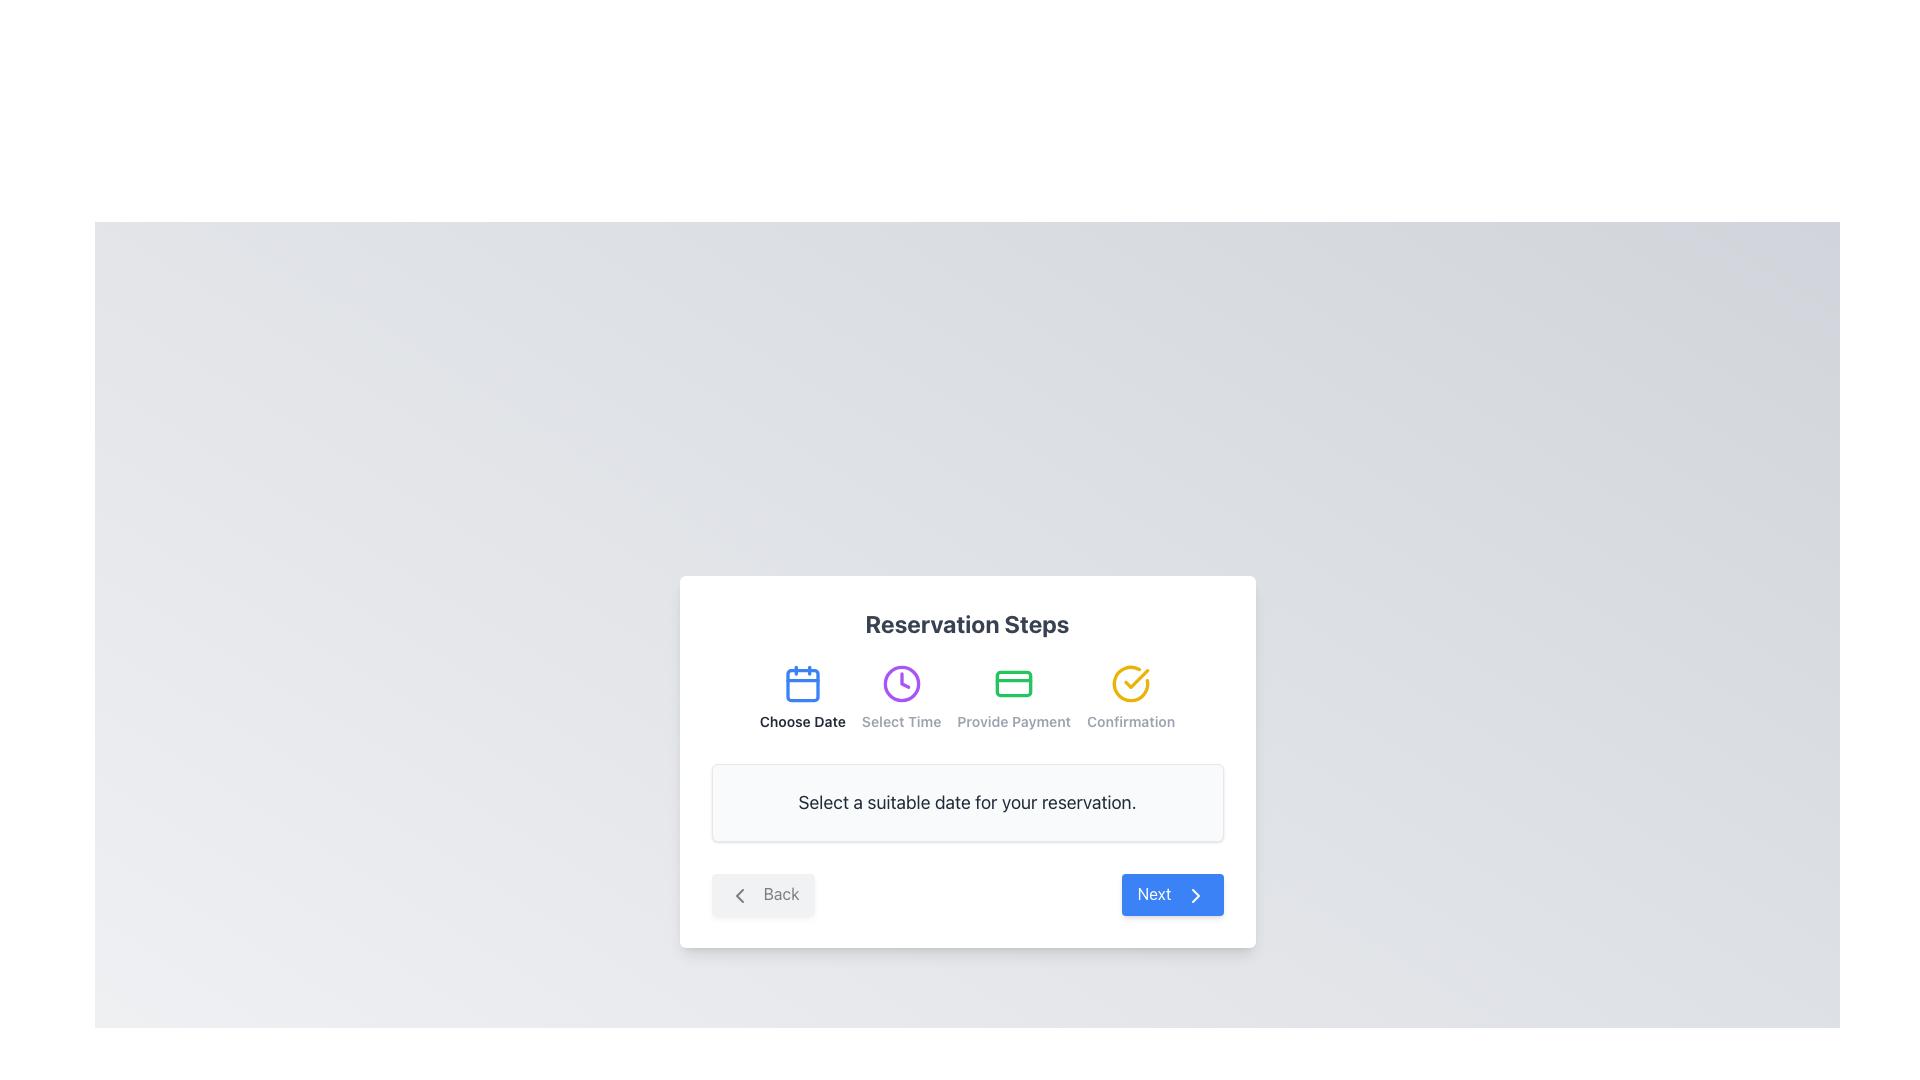 This screenshot has height=1080, width=1920. Describe the element at coordinates (967, 893) in the screenshot. I see `the 'Next' button on the dual-button navigation control at the bottom of the modal to proceed to the next step` at that location.